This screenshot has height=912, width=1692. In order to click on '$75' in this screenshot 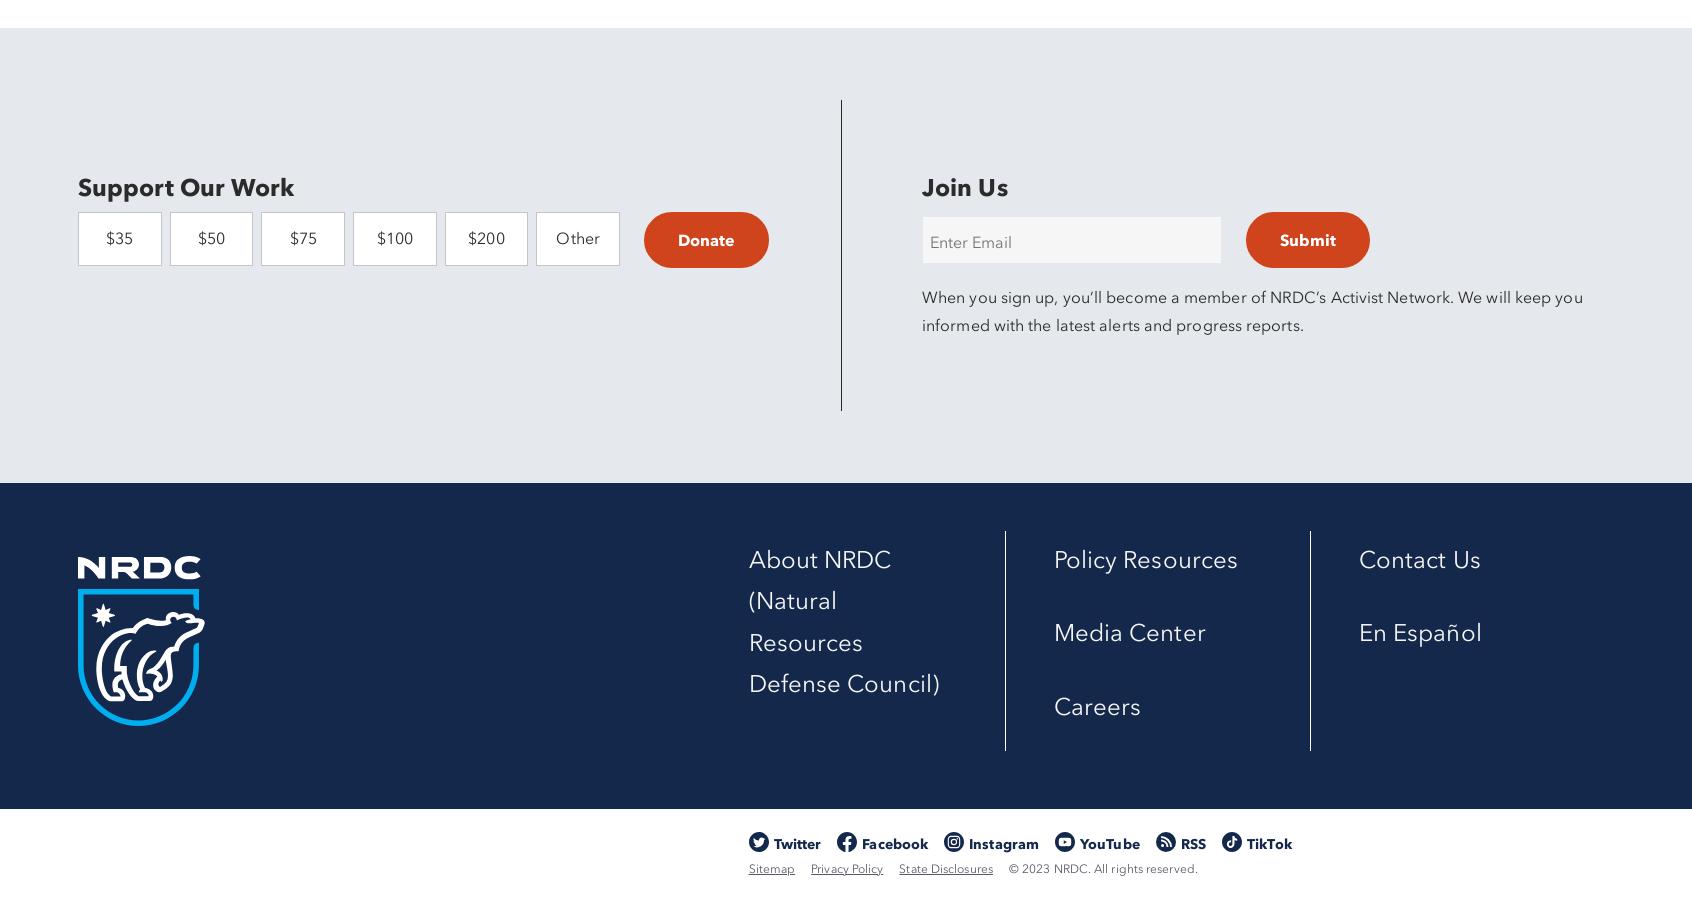, I will do `click(301, 238)`.